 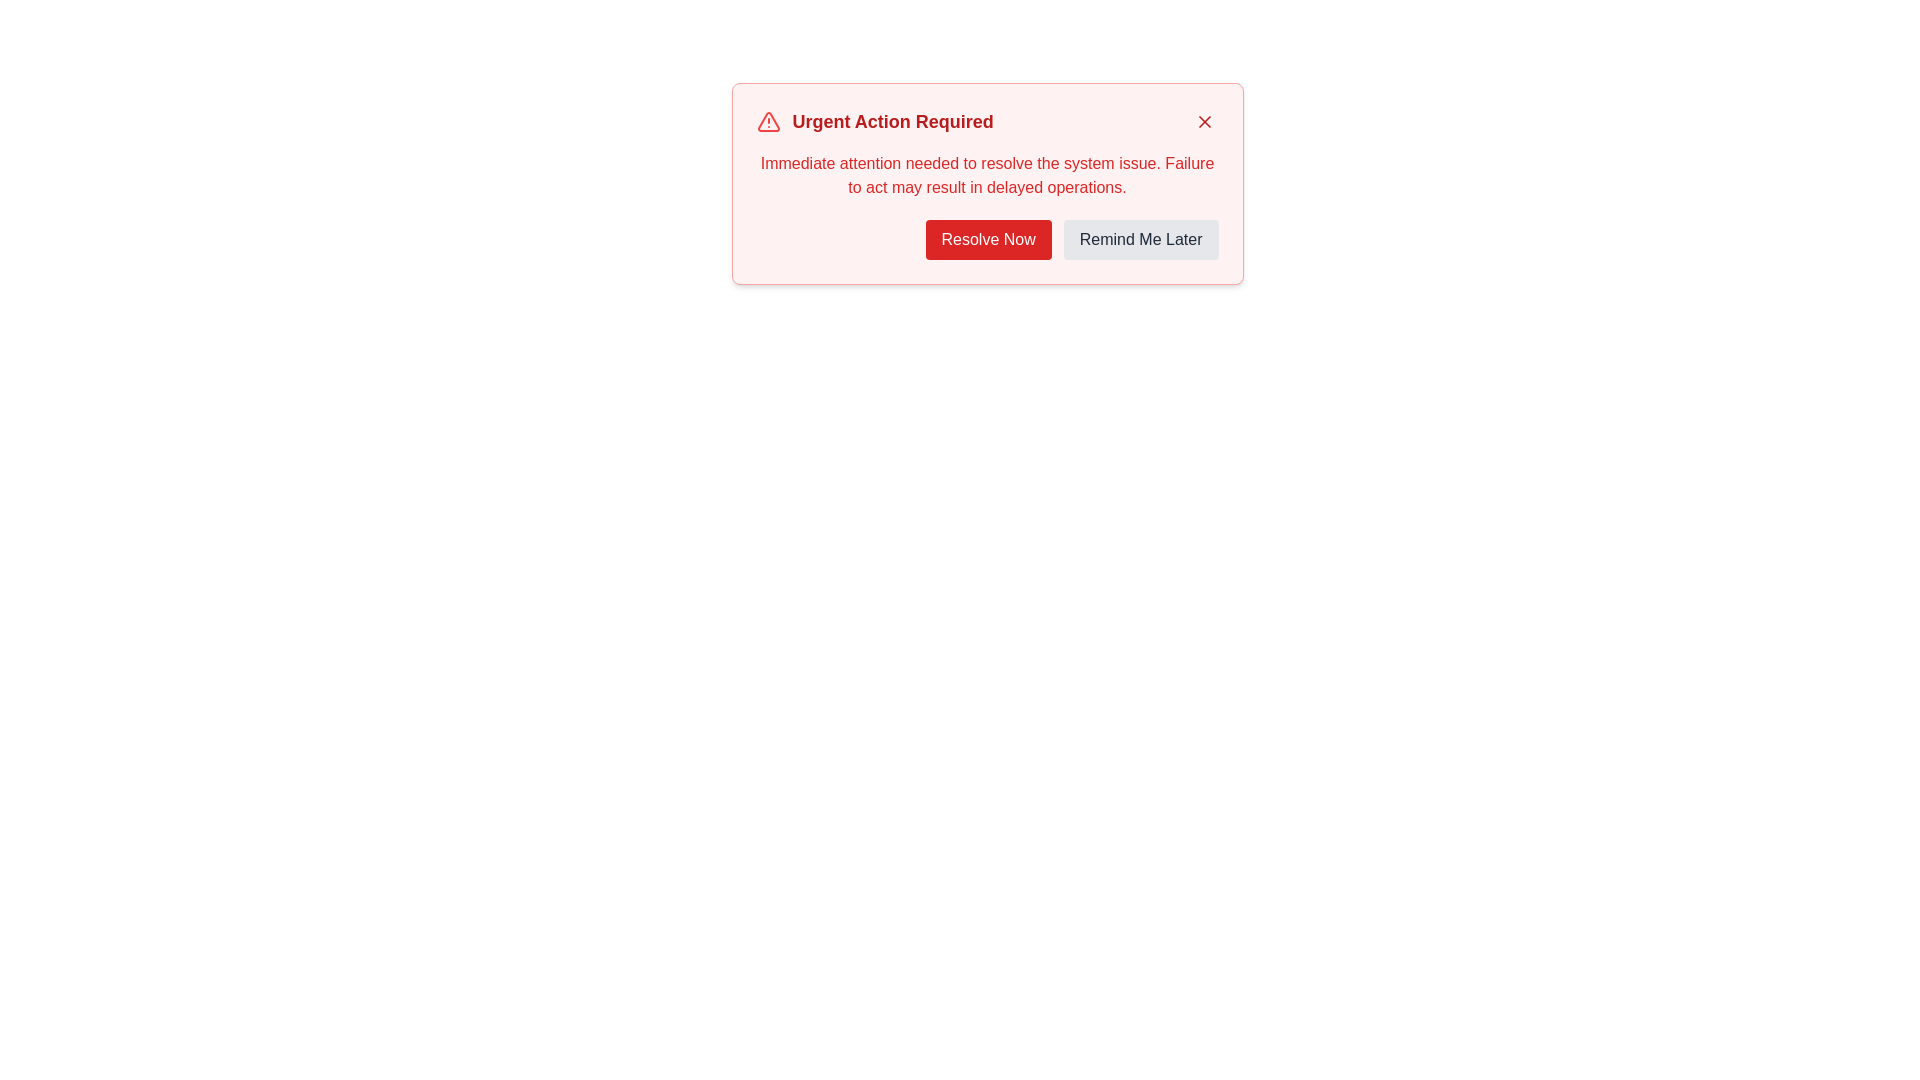 What do you see at coordinates (1203, 122) in the screenshot?
I see `the Close Button located in the top-right corner of the alert box` at bounding box center [1203, 122].